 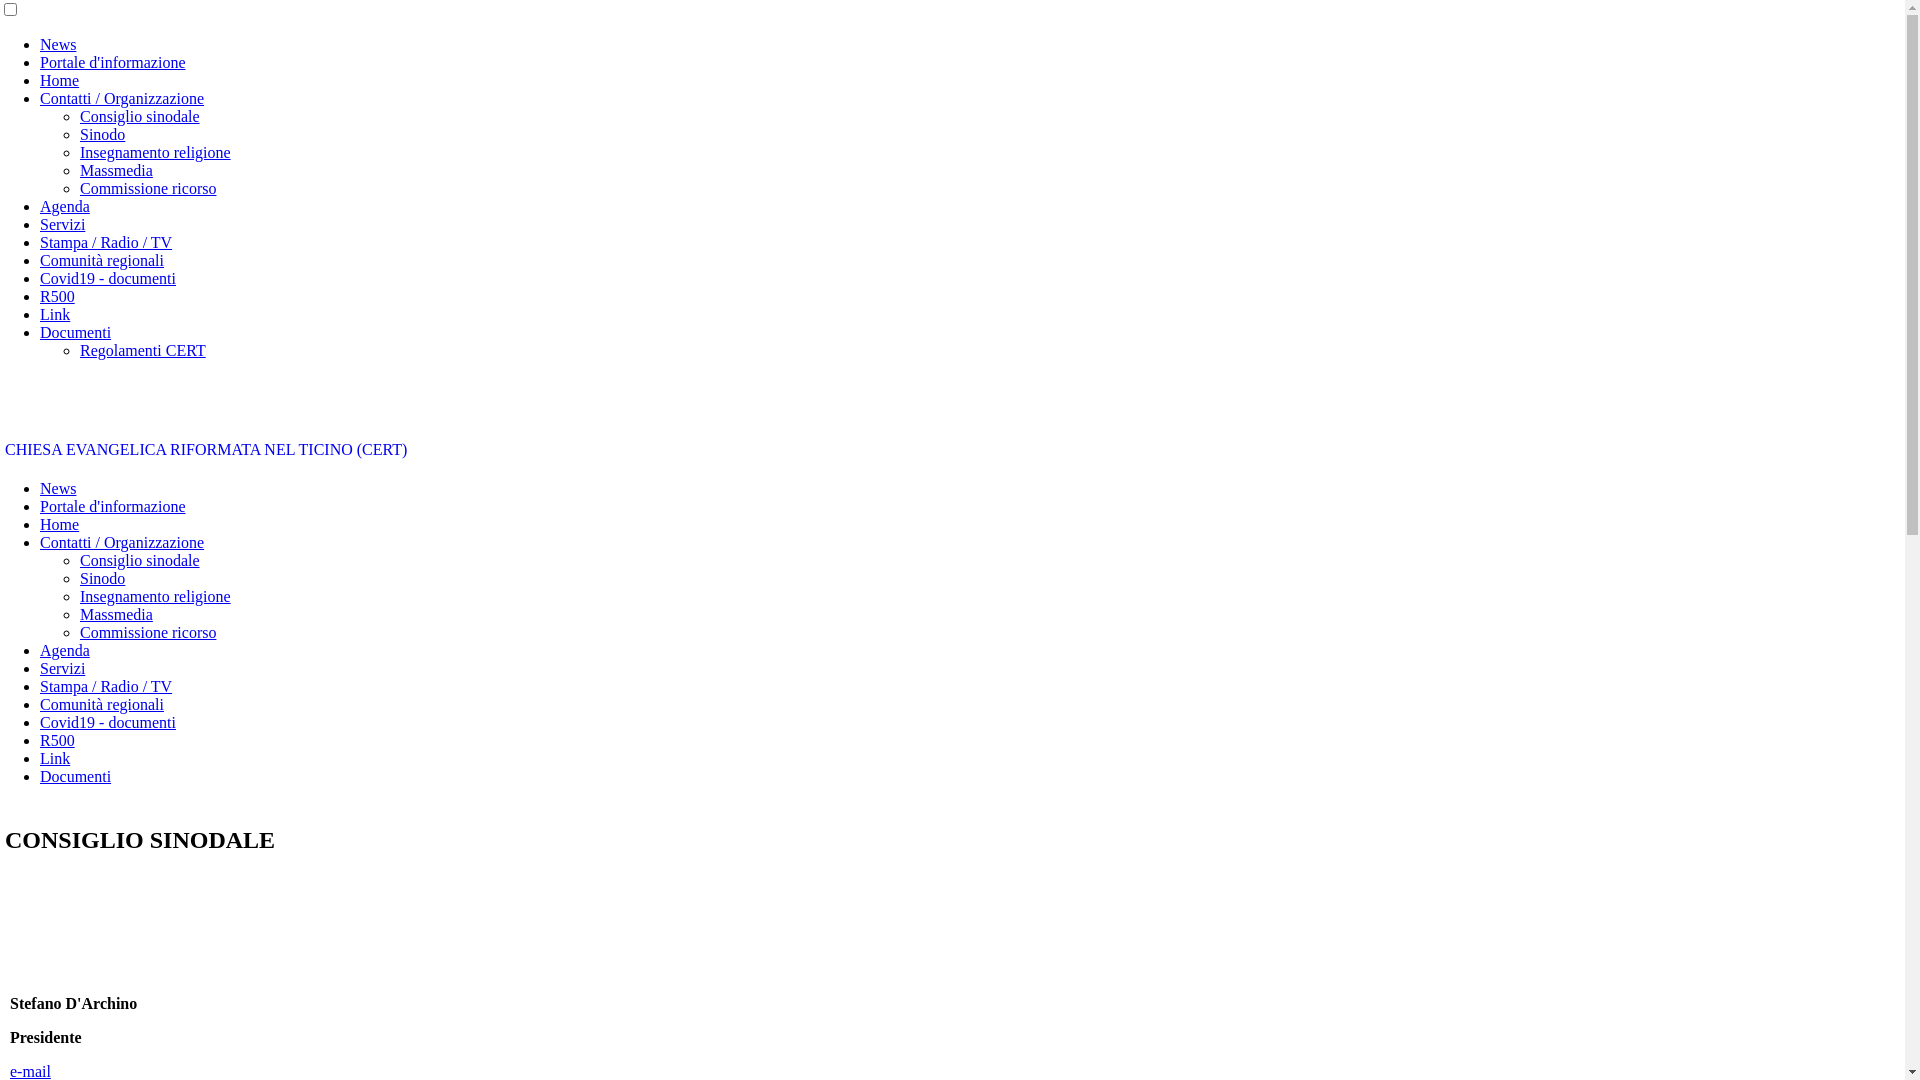 What do you see at coordinates (80, 151) in the screenshot?
I see `'Insegnamento religione'` at bounding box center [80, 151].